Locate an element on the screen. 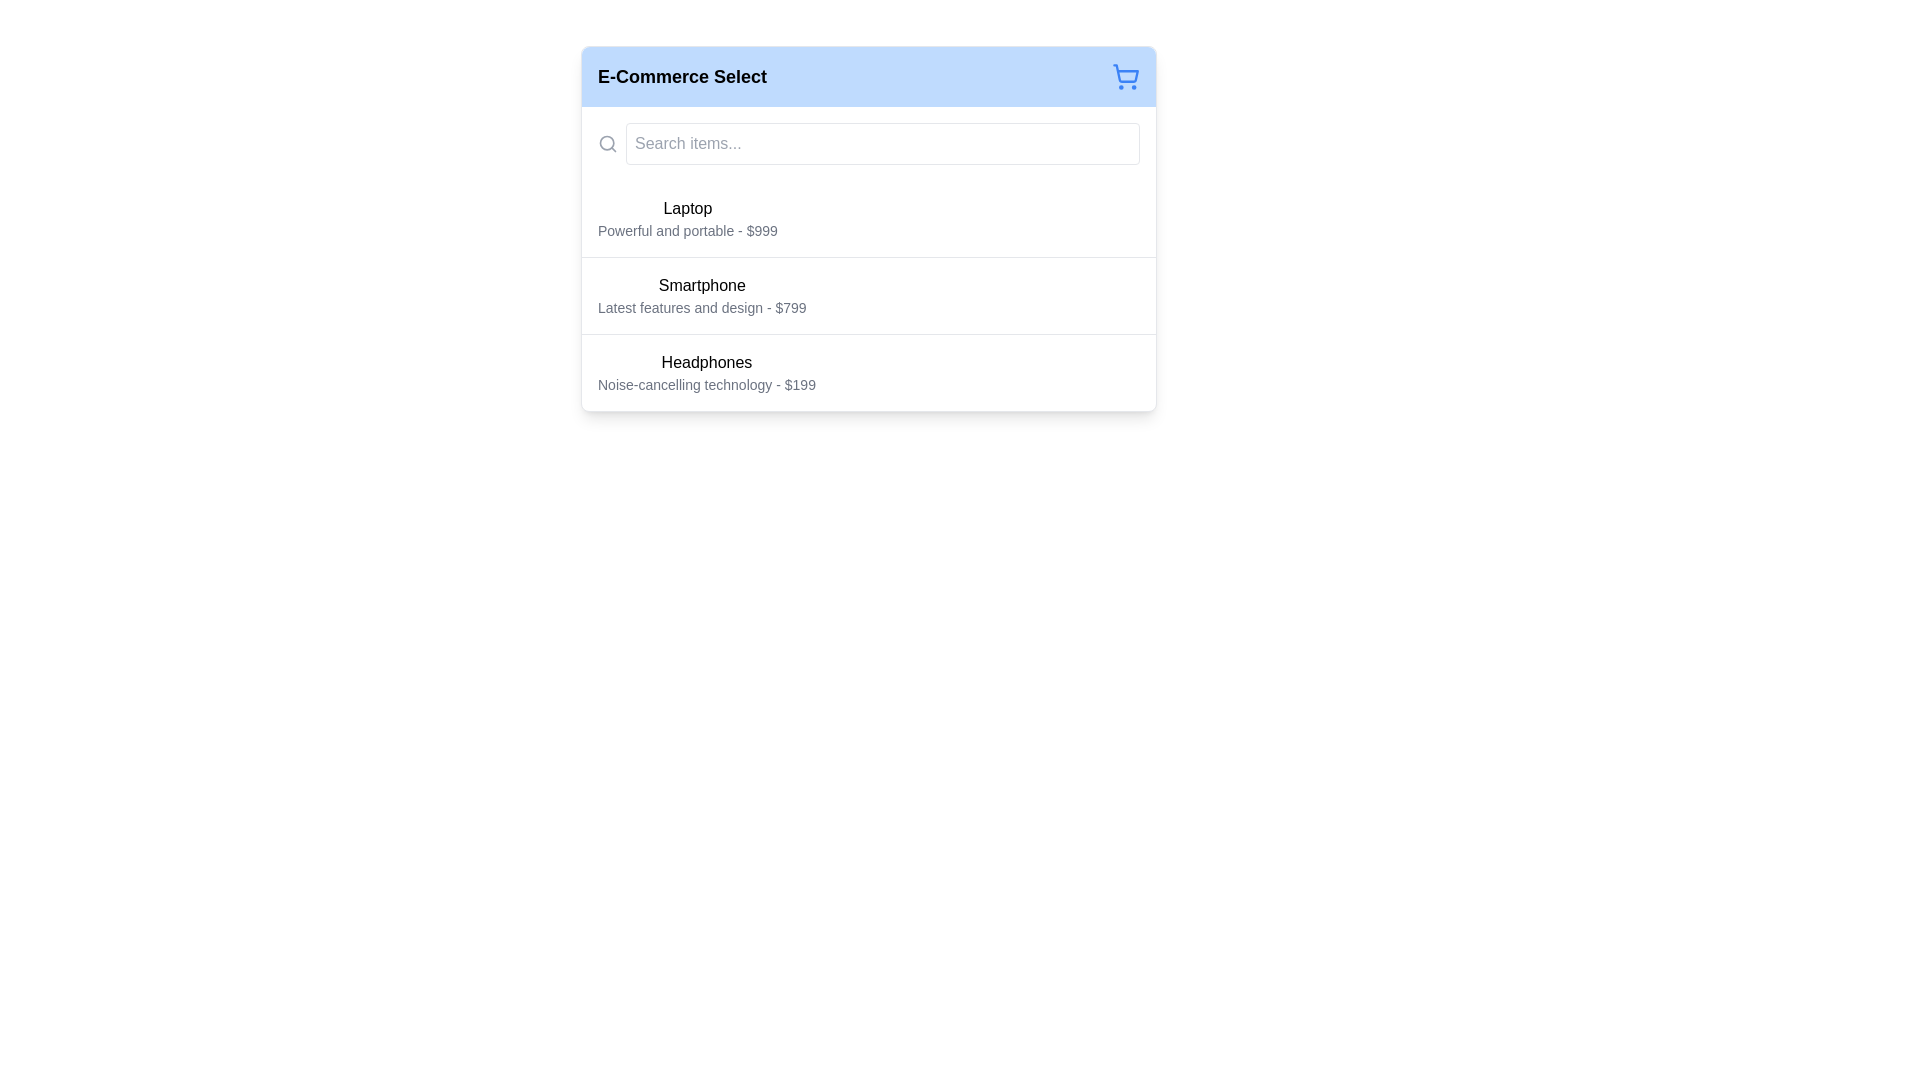 The image size is (1920, 1080). the text label displaying 'Laptop', which is a bold headline in the first item group of the vertical list is located at coordinates (687, 208).